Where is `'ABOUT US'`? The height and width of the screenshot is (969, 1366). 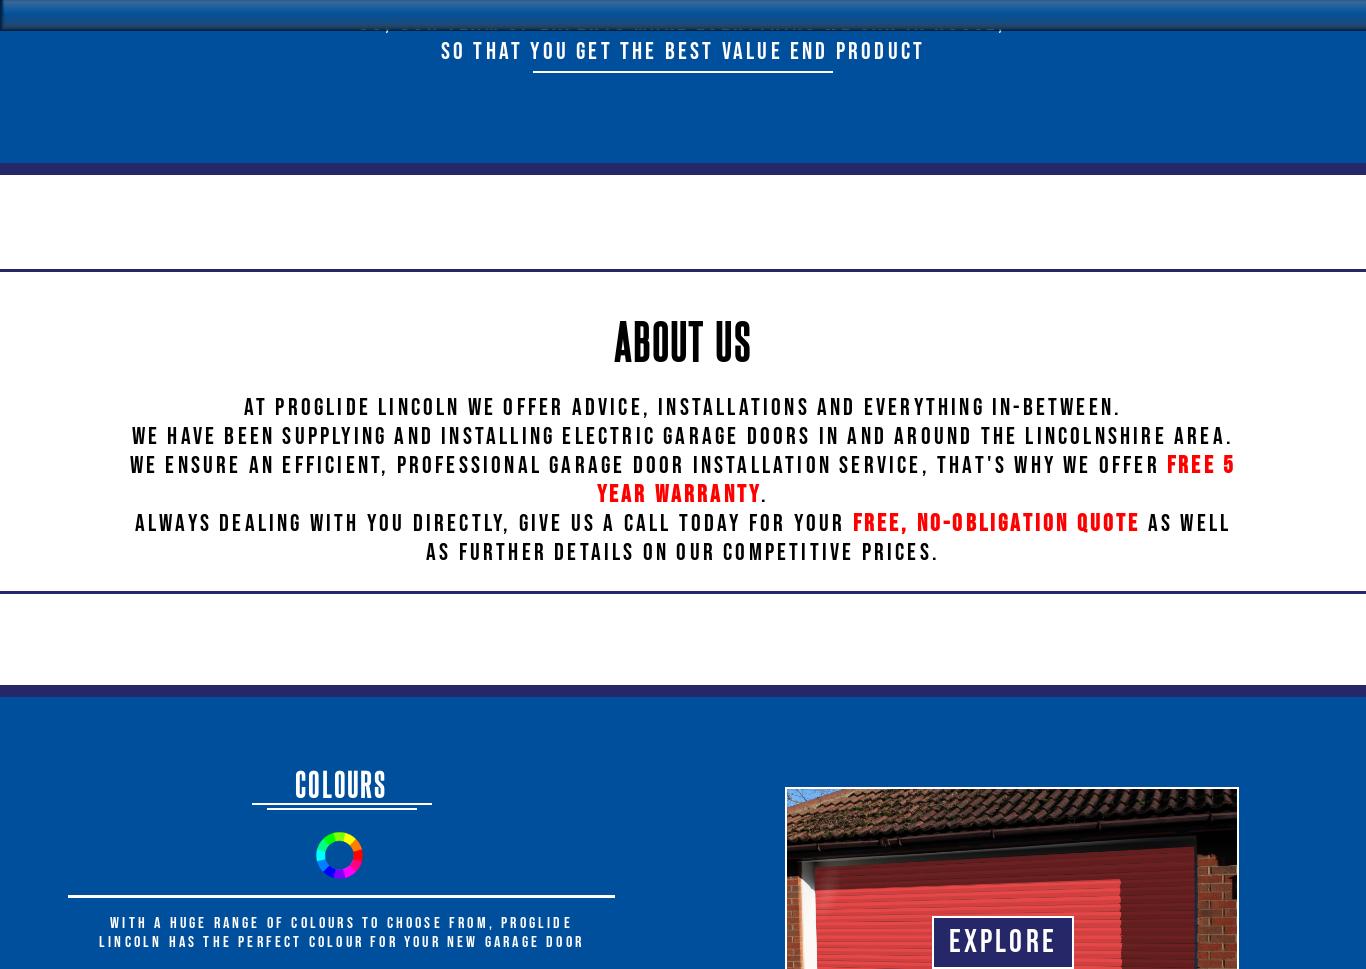 'ABOUT US' is located at coordinates (681, 339).